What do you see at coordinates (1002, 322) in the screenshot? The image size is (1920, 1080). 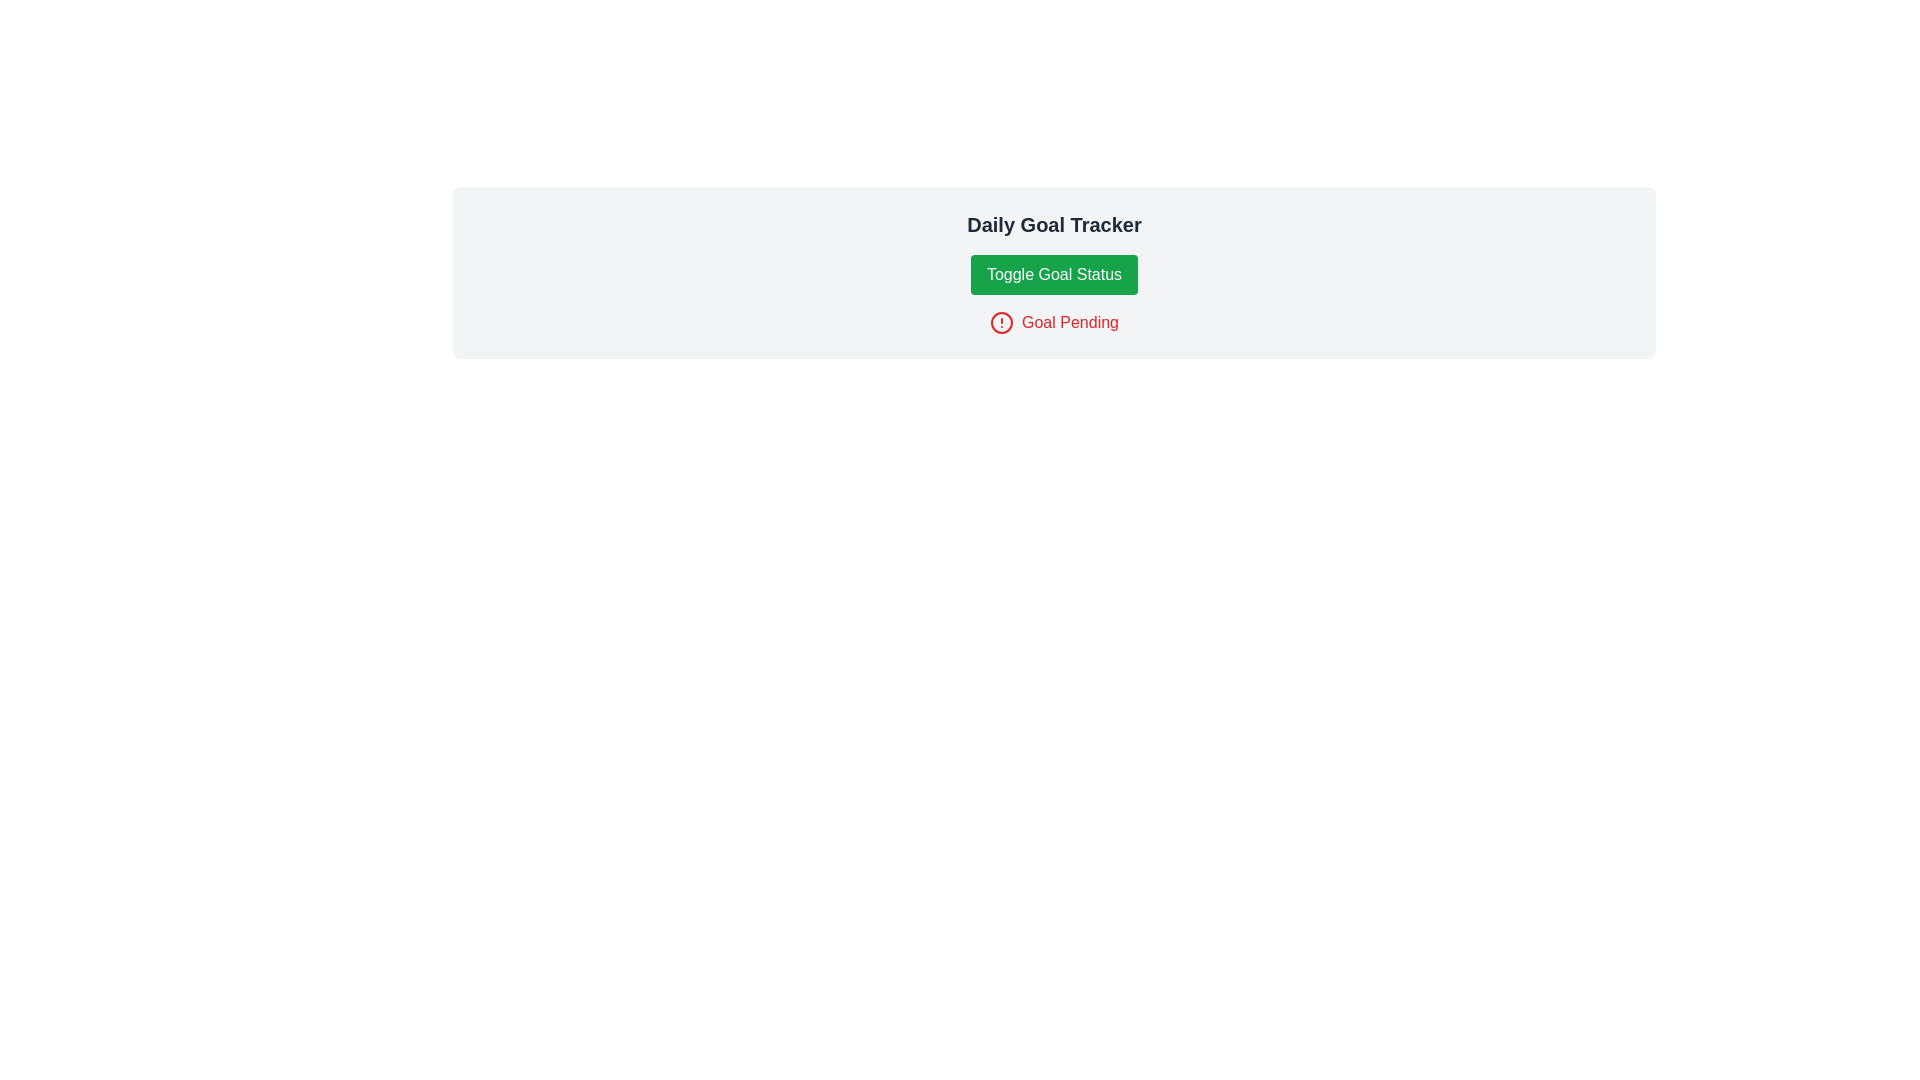 I see `the circular shape within the SVG graphic of the alert icon` at bounding box center [1002, 322].